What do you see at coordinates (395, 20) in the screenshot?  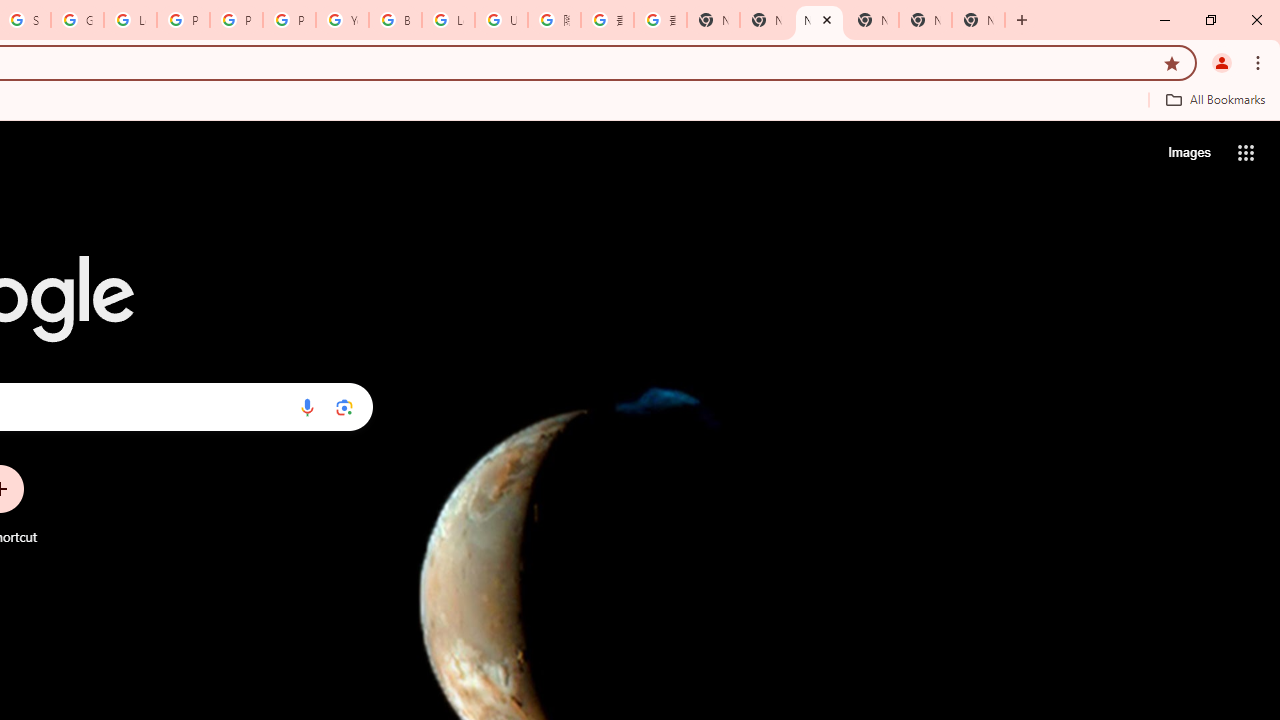 I see `'Browse Chrome as a guest - Computer - Google Chrome Help'` at bounding box center [395, 20].